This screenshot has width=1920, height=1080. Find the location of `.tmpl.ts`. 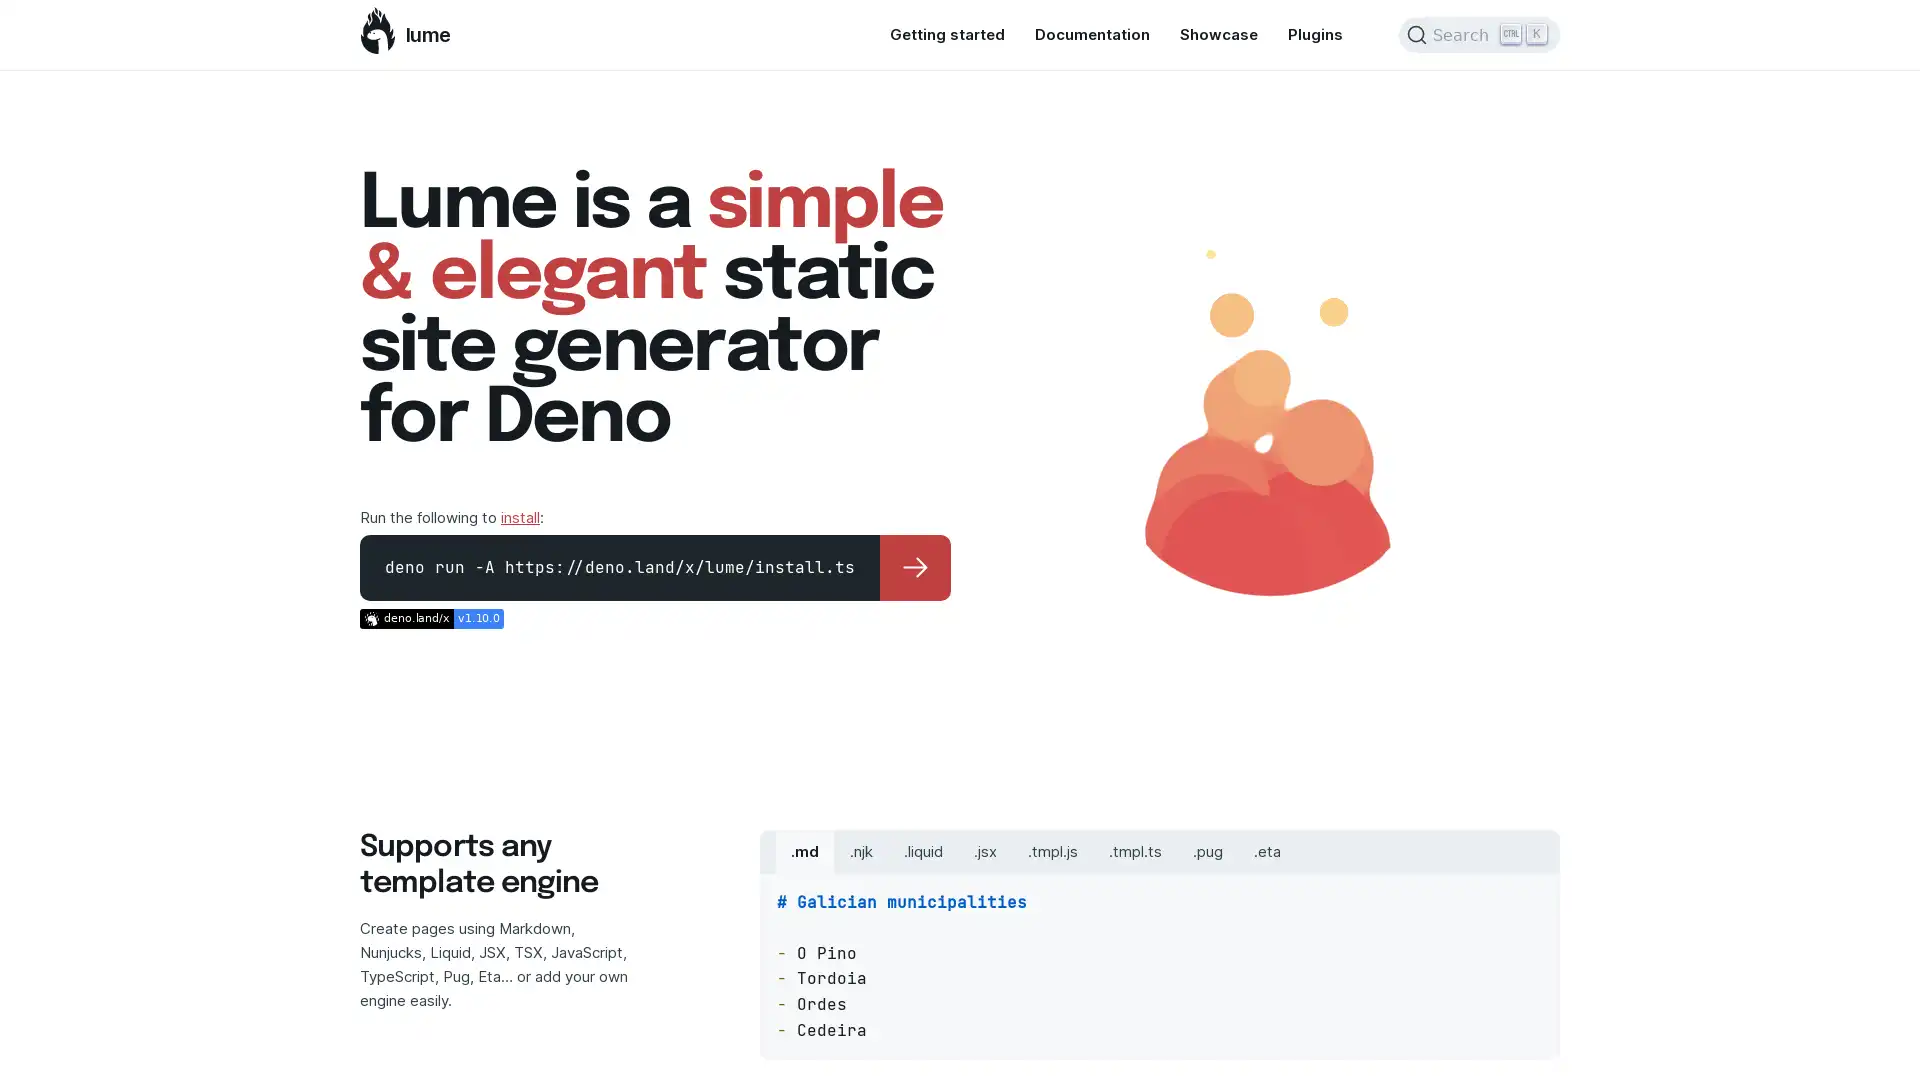

.tmpl.ts is located at coordinates (1135, 851).